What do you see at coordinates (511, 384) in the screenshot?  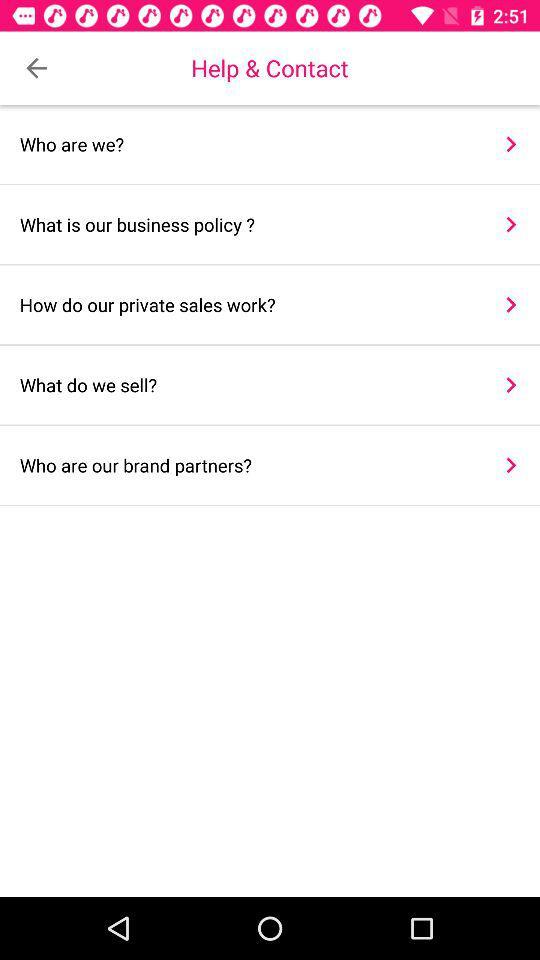 I see `icon below how do our` at bounding box center [511, 384].